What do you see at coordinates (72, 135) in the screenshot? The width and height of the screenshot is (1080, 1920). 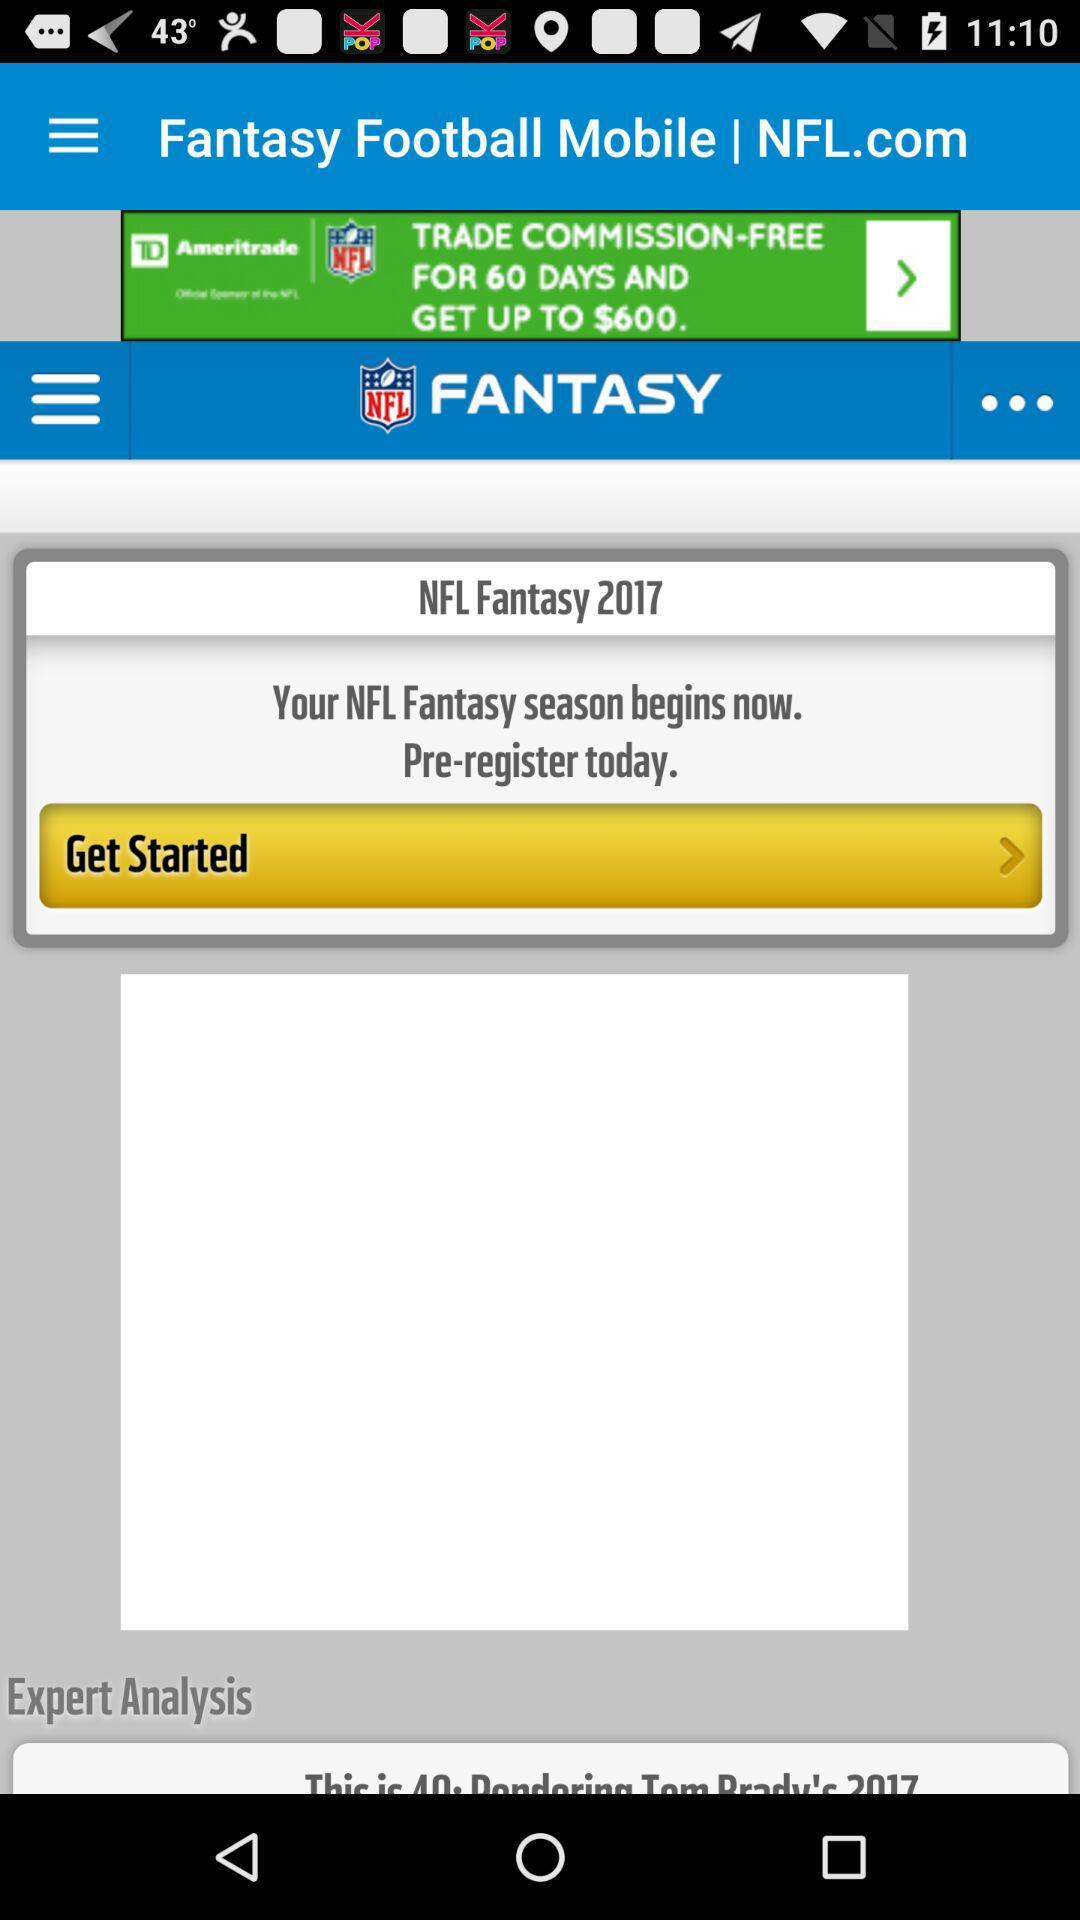 I see `opsan` at bounding box center [72, 135].